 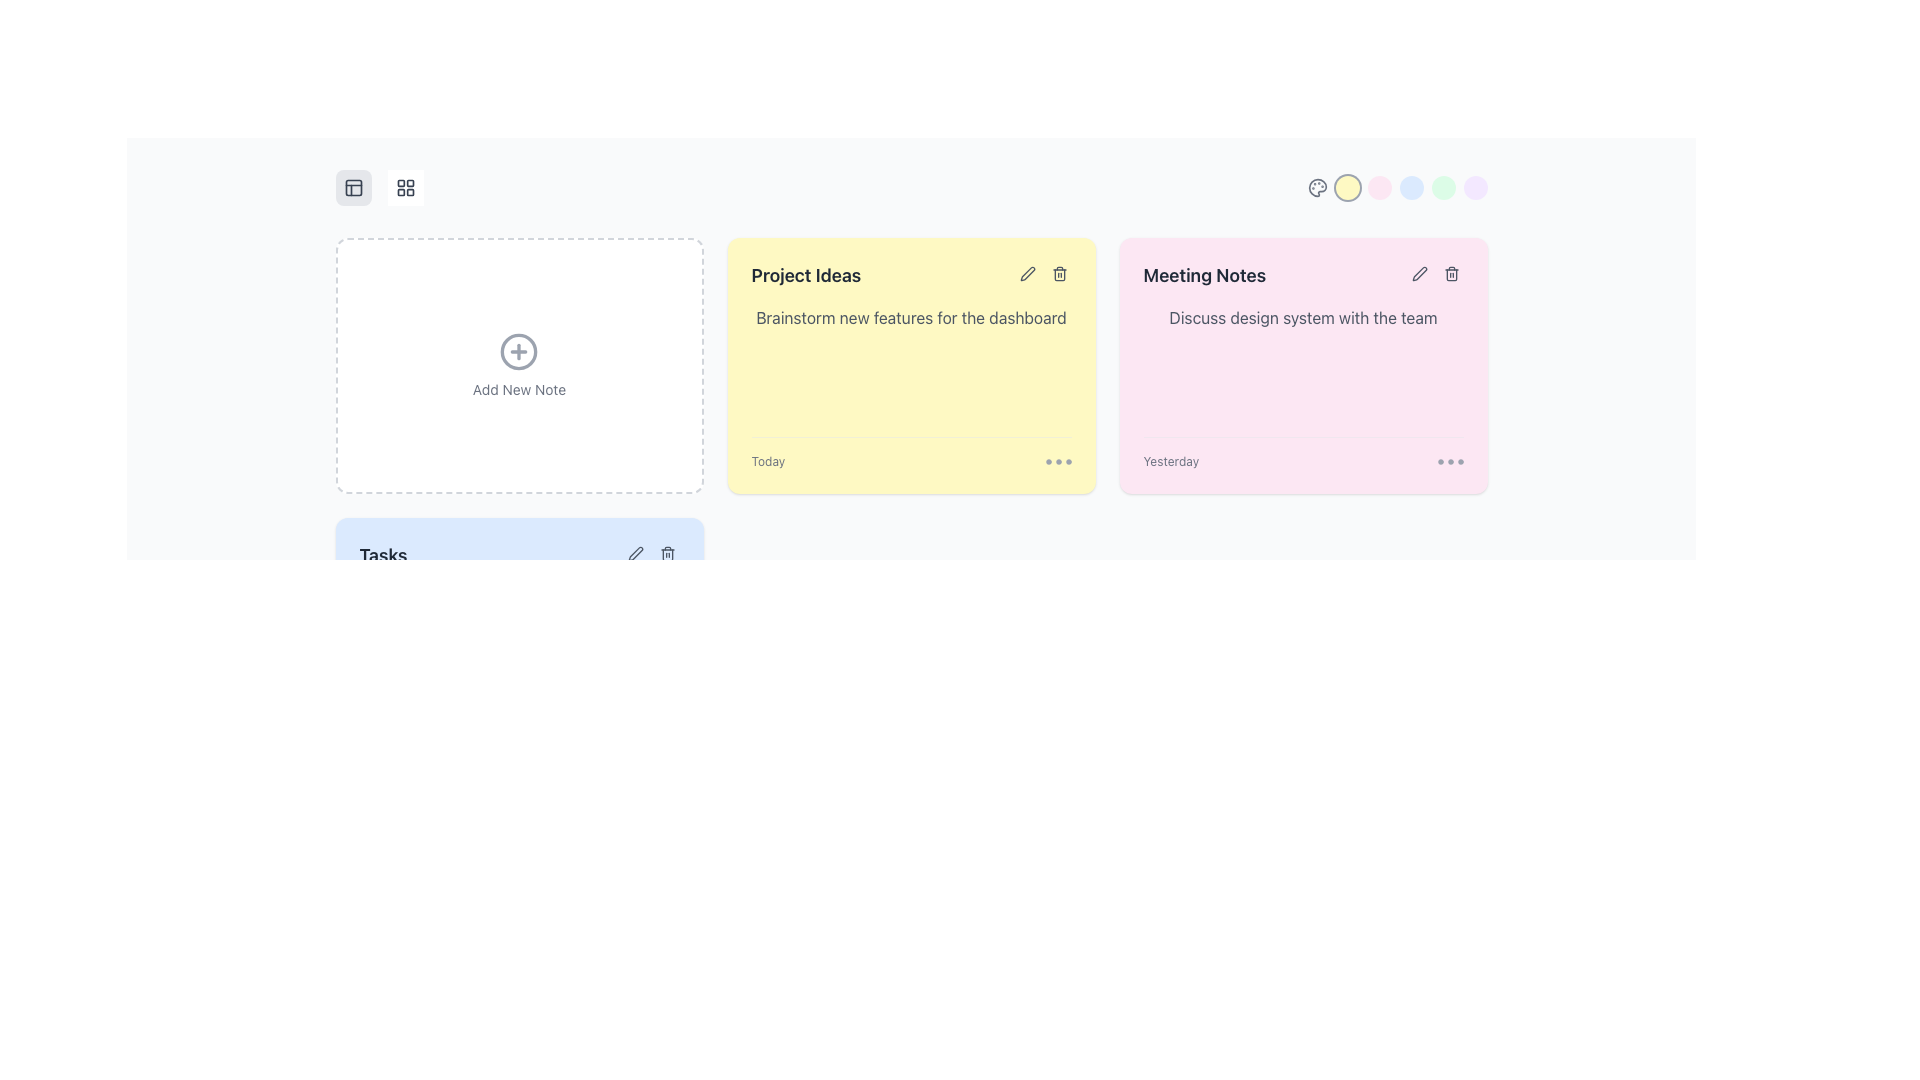 I want to click on timestamp information displayed in the static text label located in the lower left corner of the pink card labeled 'Meeting Notes', so click(x=1171, y=462).